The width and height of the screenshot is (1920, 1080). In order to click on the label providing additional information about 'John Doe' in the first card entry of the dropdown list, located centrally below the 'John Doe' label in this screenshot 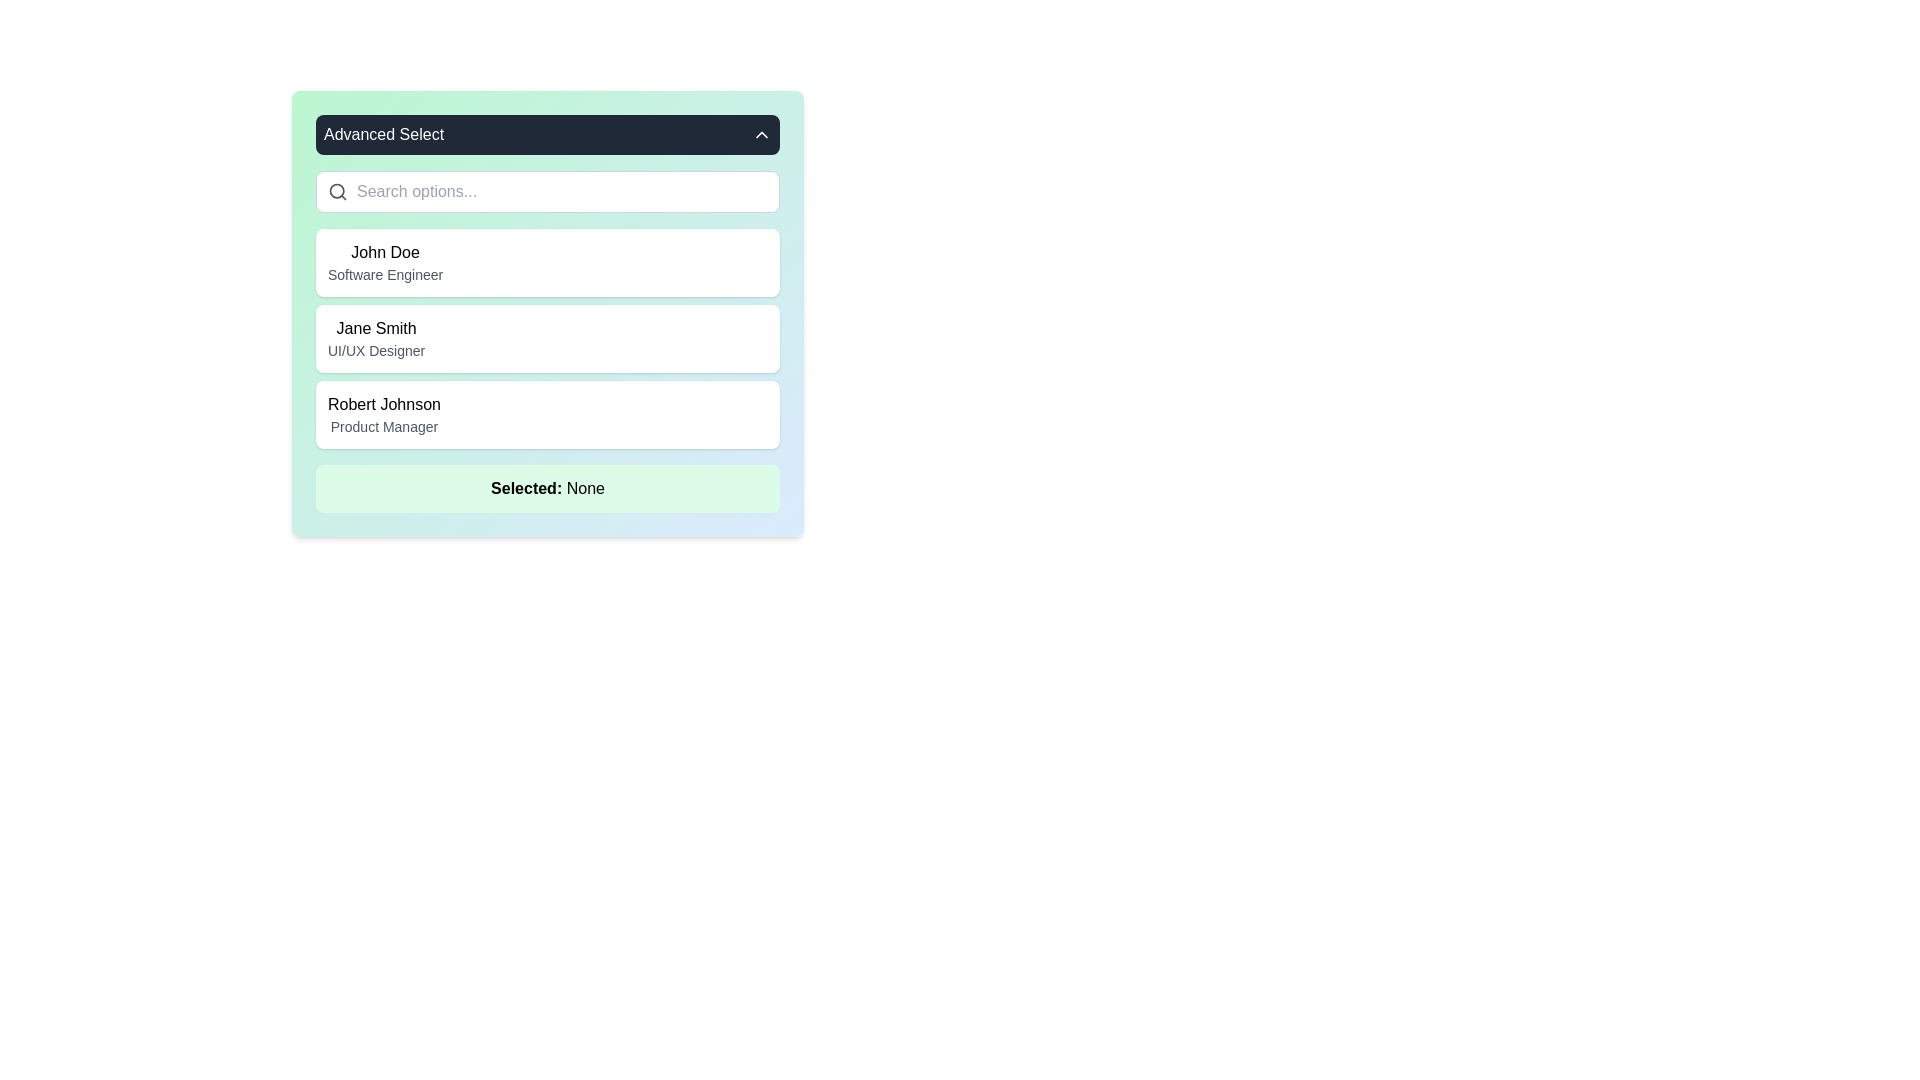, I will do `click(385, 274)`.